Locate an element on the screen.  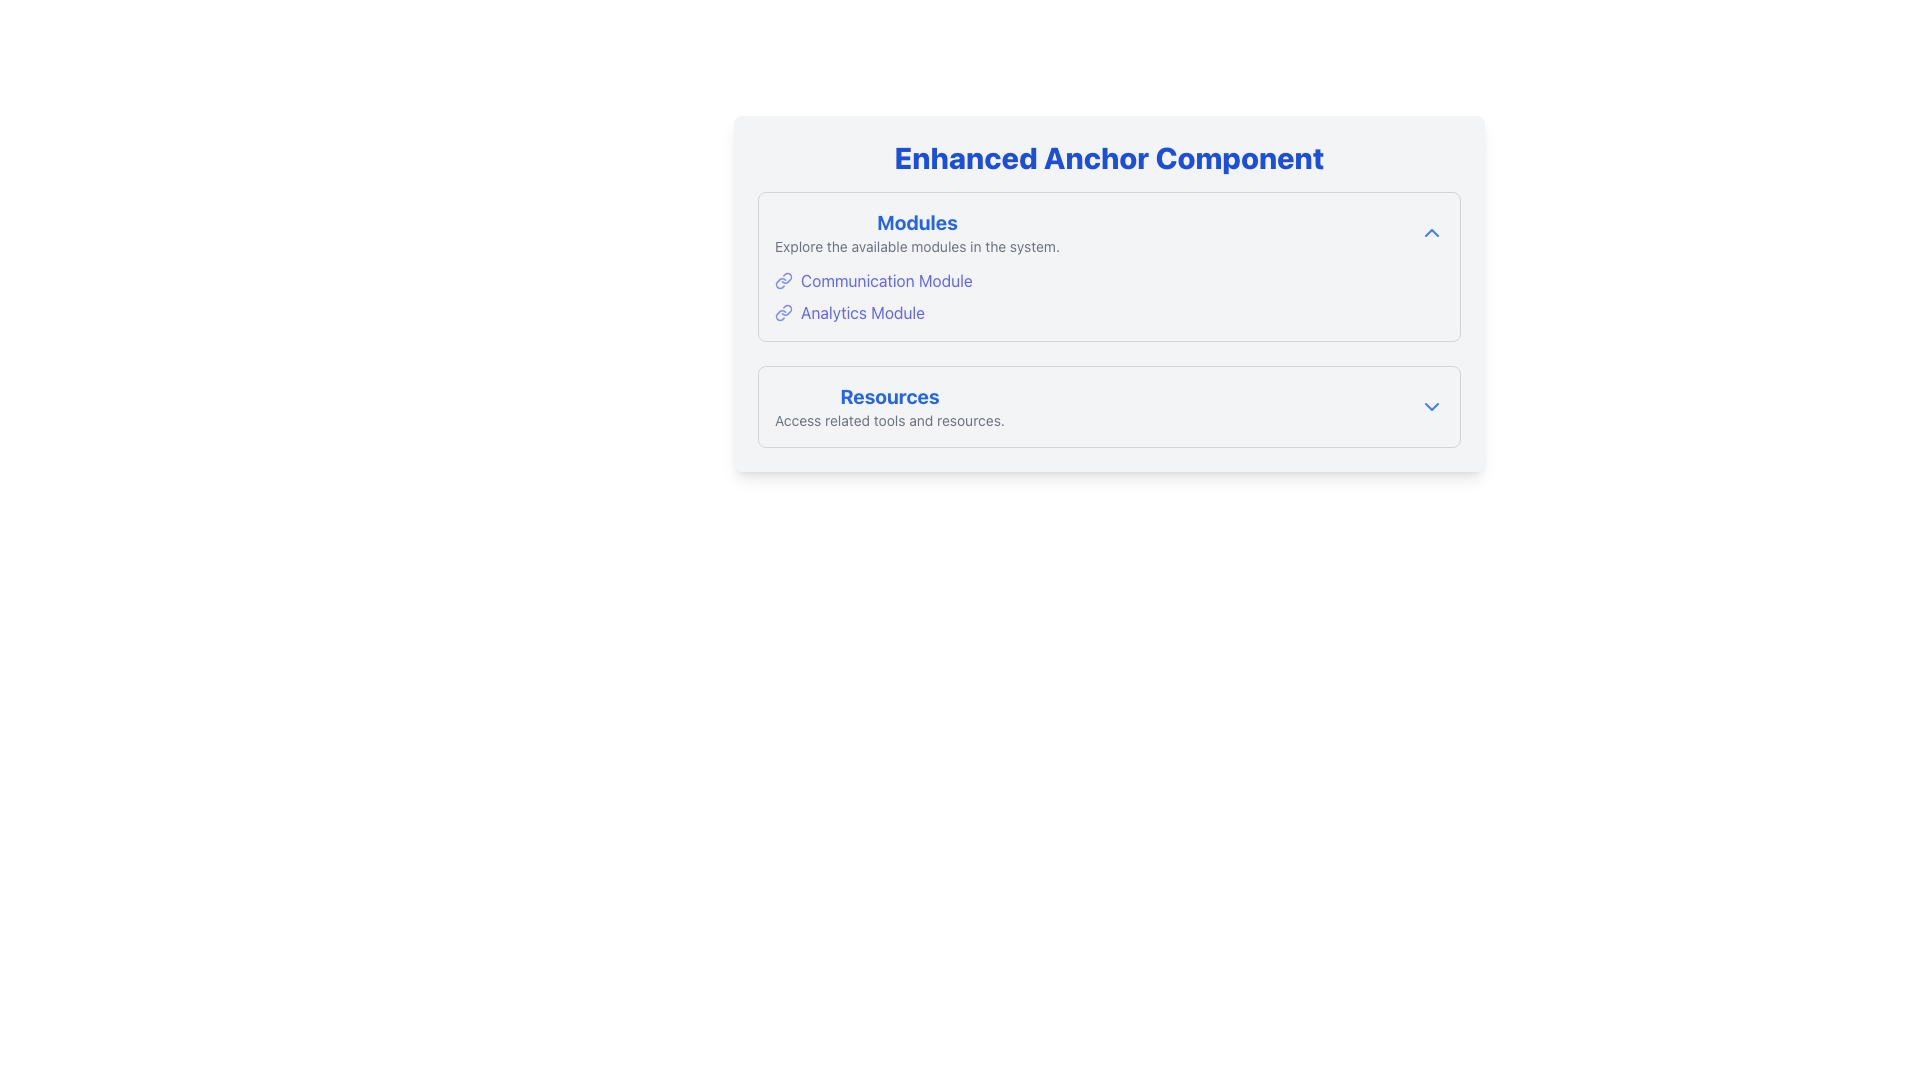
the gray text displayed below the bold blue label 'Resources' to emphasize it is located at coordinates (888, 419).